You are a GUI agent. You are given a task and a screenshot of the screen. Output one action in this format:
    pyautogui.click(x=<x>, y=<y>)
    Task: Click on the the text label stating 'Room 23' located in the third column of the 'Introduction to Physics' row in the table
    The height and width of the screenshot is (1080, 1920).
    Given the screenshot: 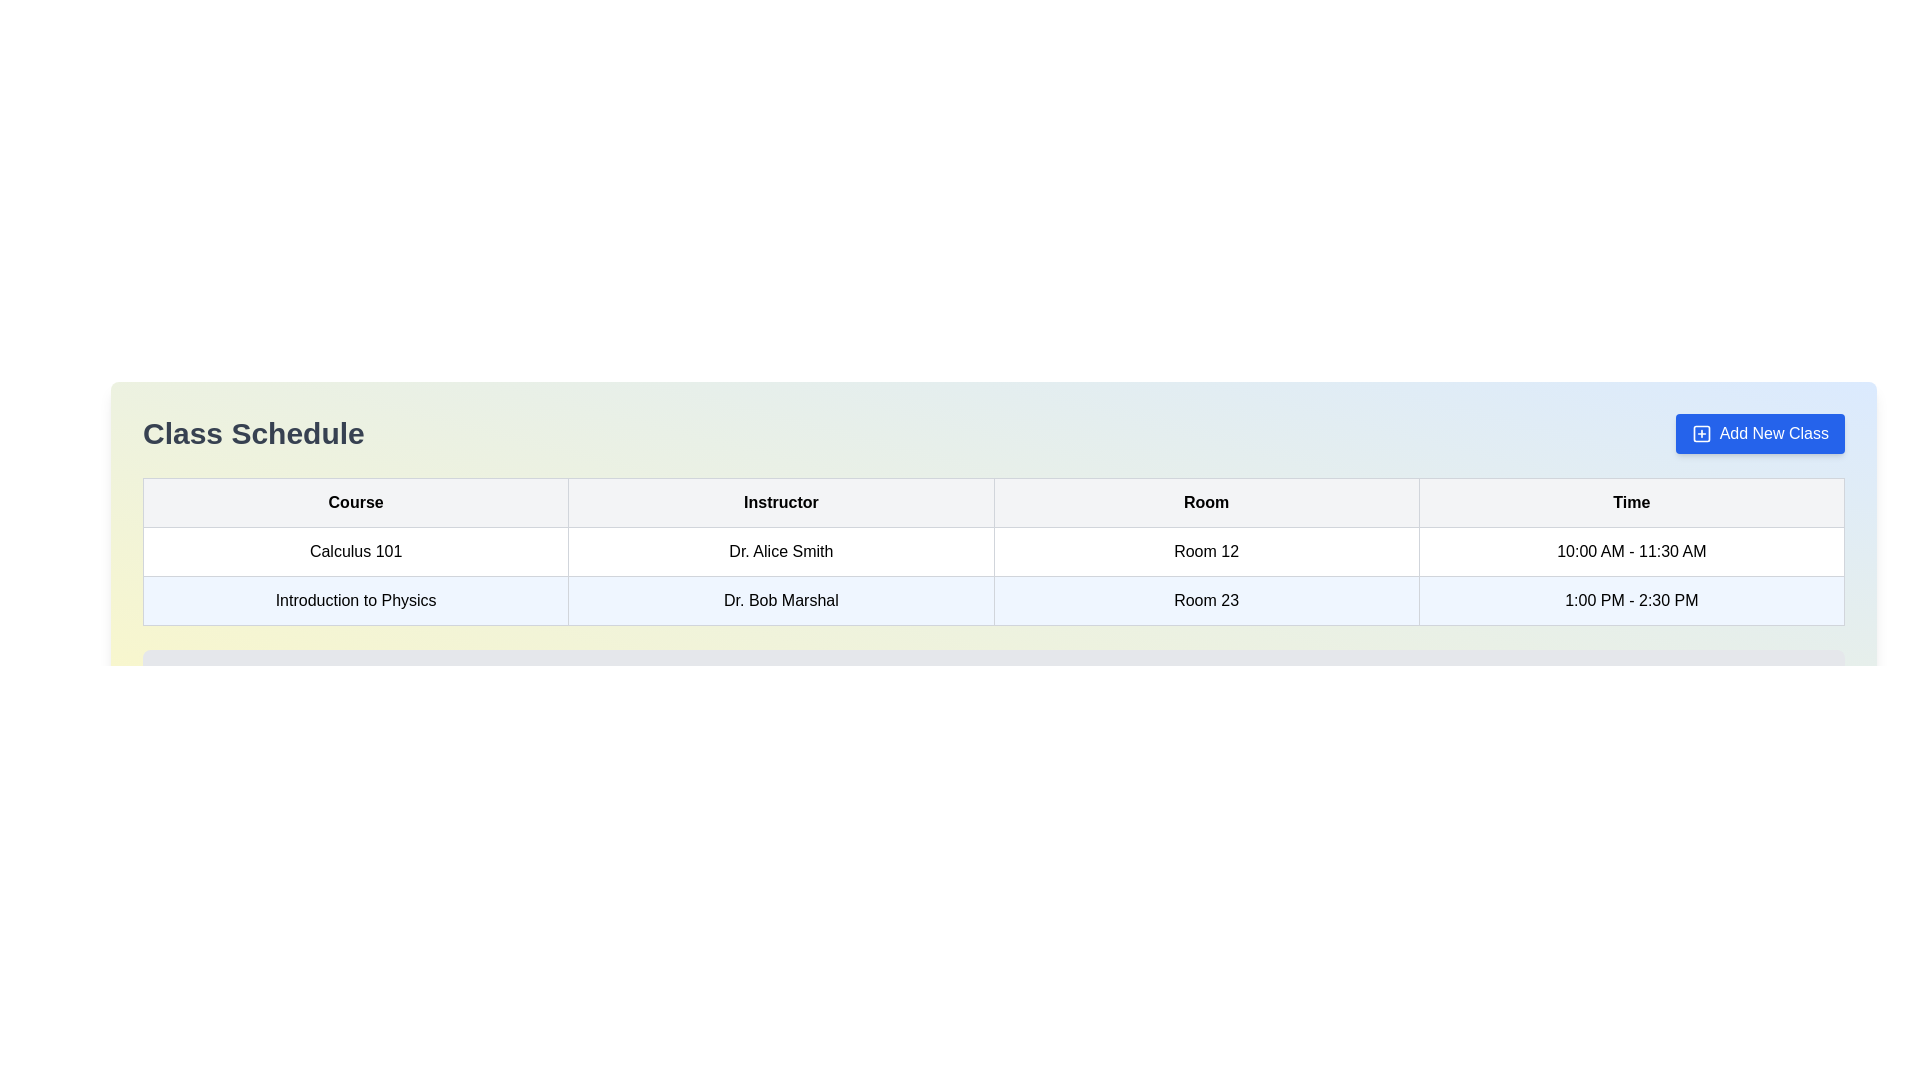 What is the action you would take?
    pyautogui.click(x=1205, y=600)
    